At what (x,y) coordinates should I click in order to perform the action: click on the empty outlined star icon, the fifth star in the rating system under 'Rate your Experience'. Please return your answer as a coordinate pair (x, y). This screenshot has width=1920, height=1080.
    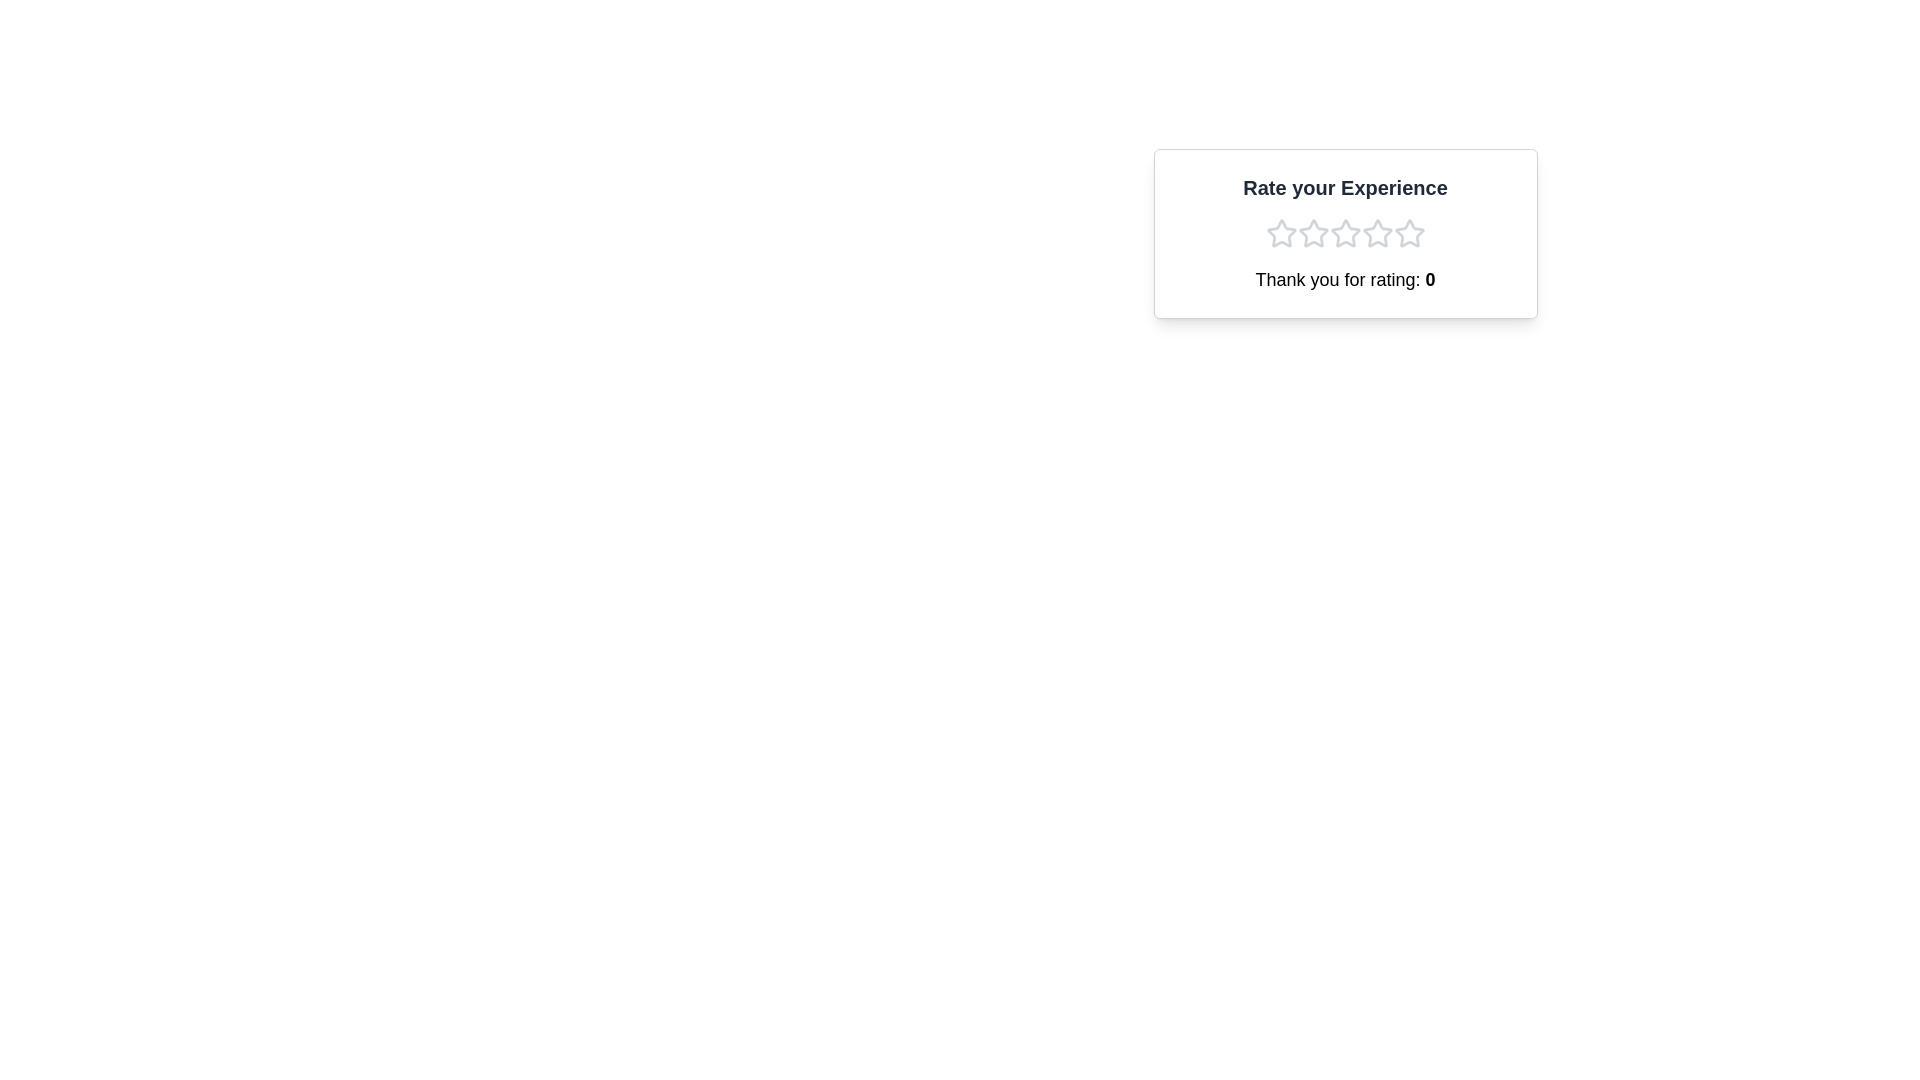
    Looking at the image, I should click on (1408, 232).